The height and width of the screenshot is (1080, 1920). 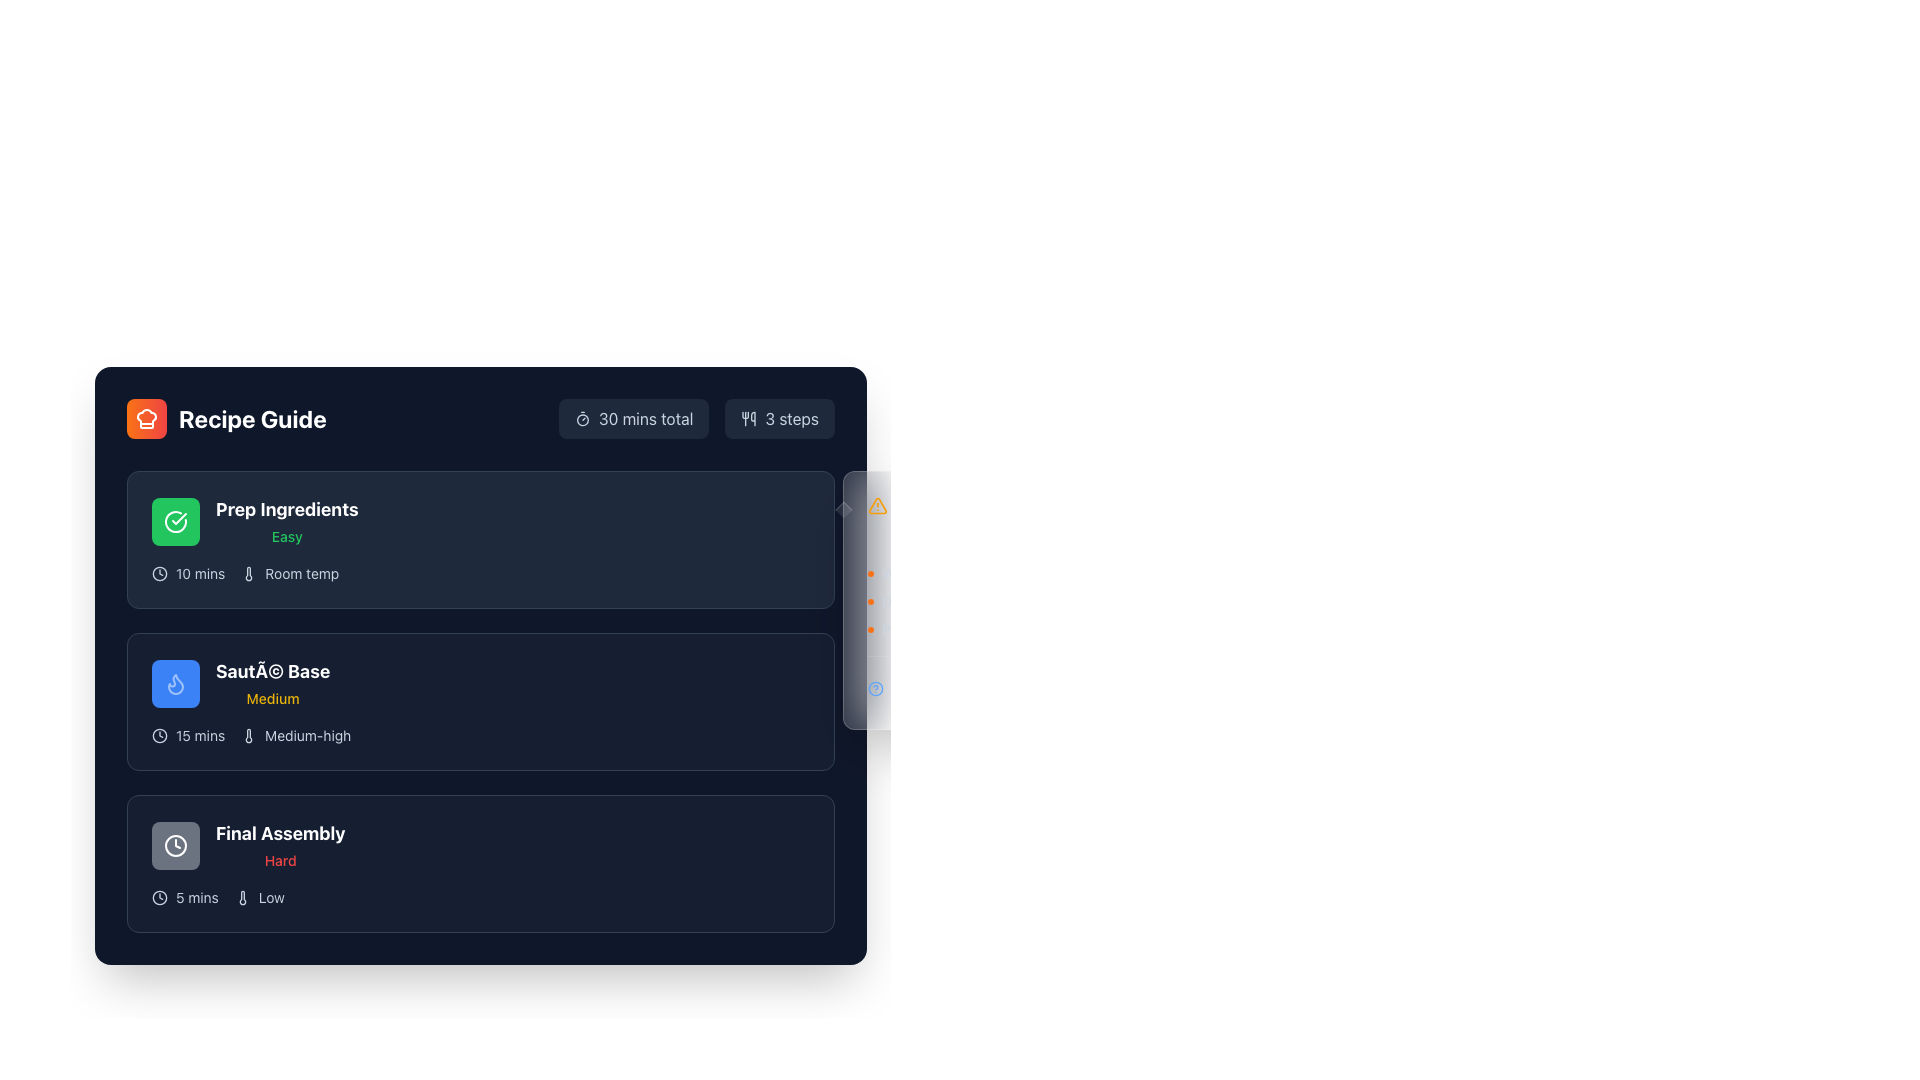 What do you see at coordinates (176, 520) in the screenshot?
I see `the green circular icon with a white checkmark in the 'Prep Ingredients' section of the recipe steps` at bounding box center [176, 520].